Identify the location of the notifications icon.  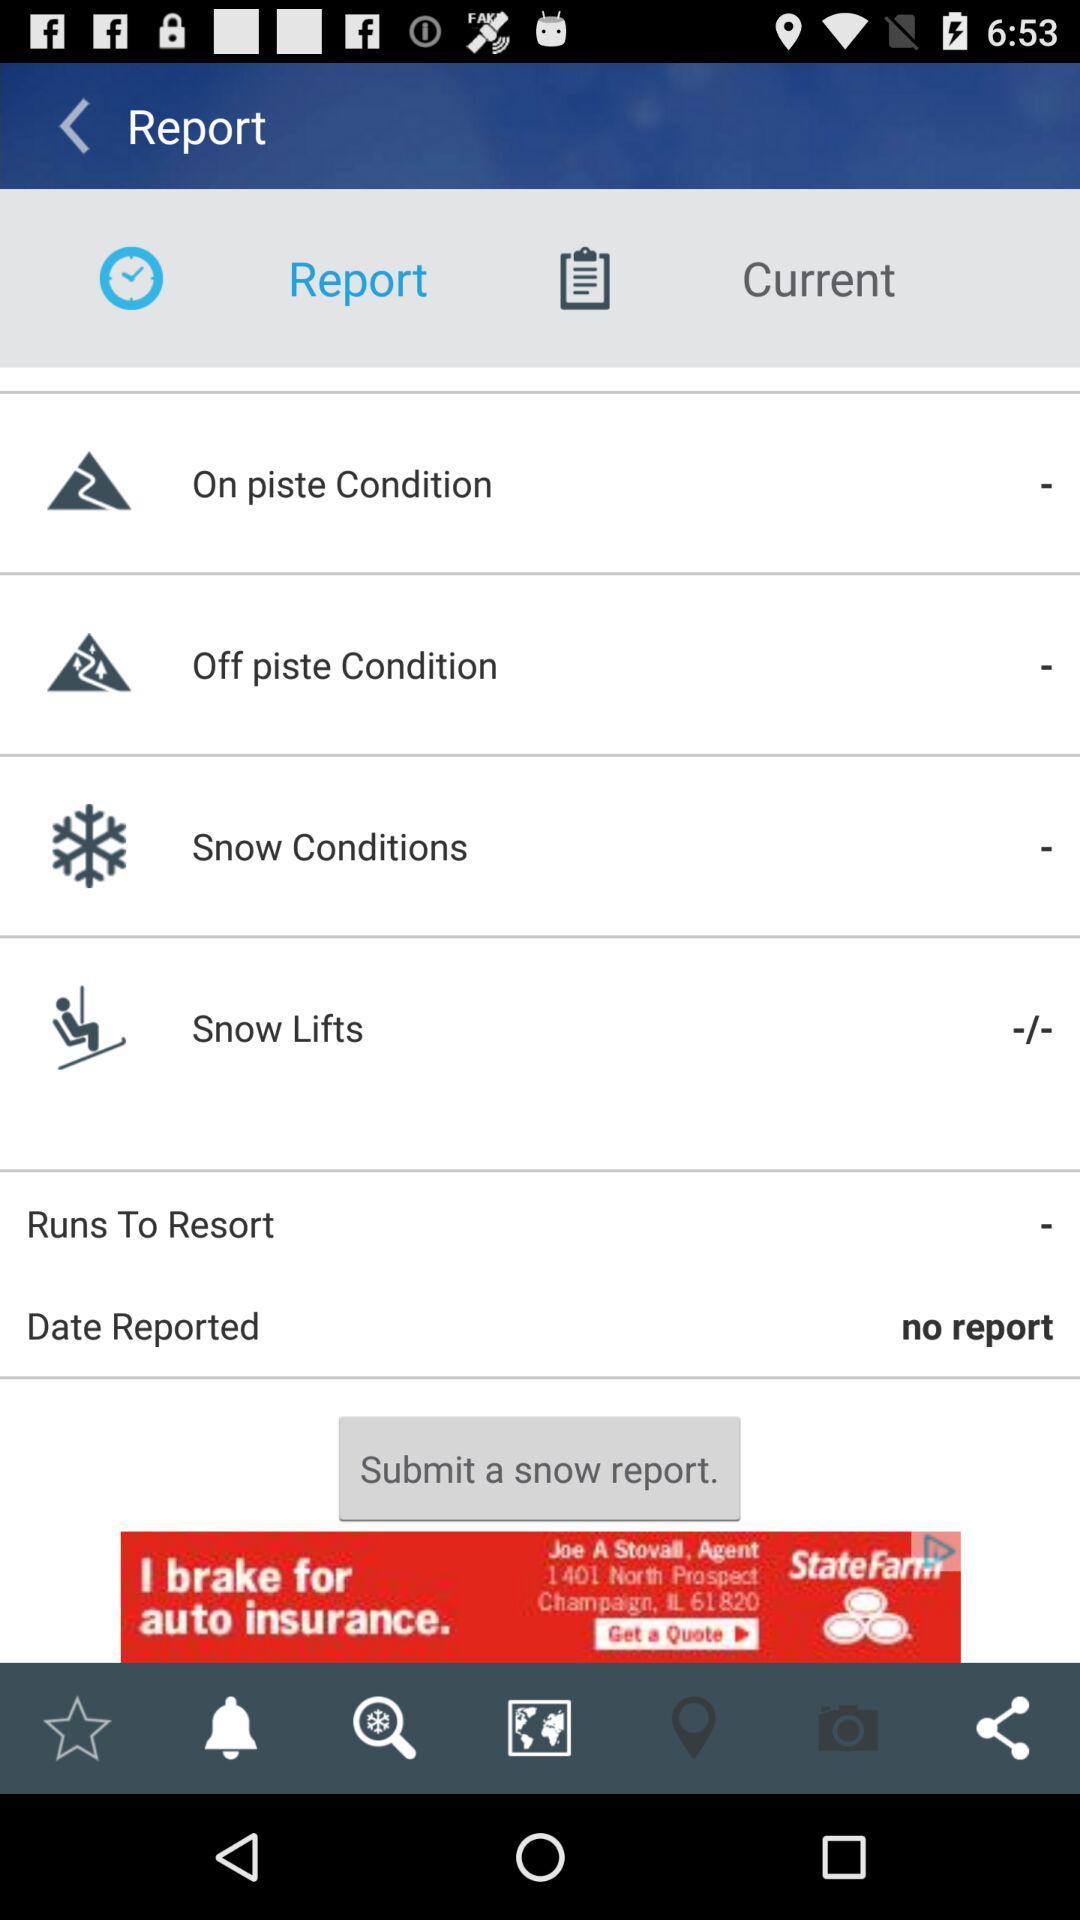
(229, 1848).